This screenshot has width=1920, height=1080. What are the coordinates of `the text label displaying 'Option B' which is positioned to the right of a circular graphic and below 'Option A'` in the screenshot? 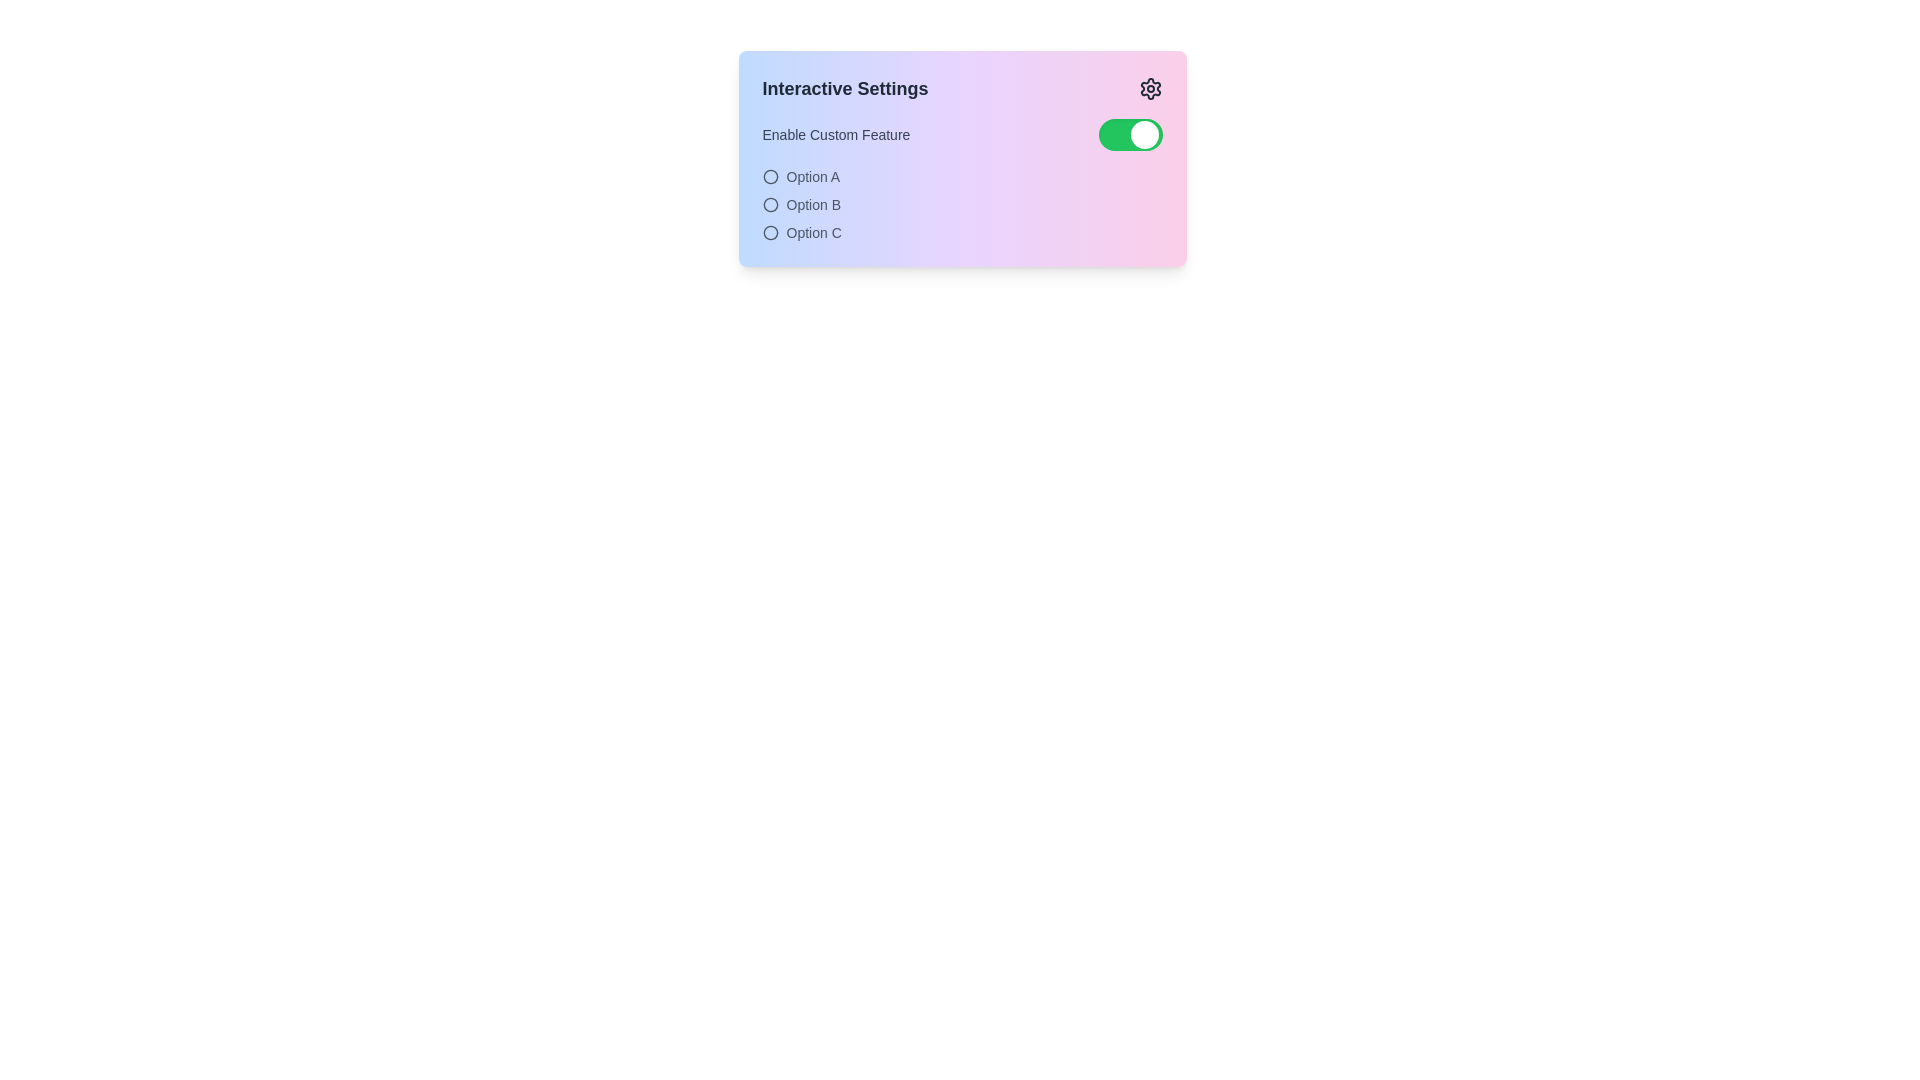 It's located at (813, 204).